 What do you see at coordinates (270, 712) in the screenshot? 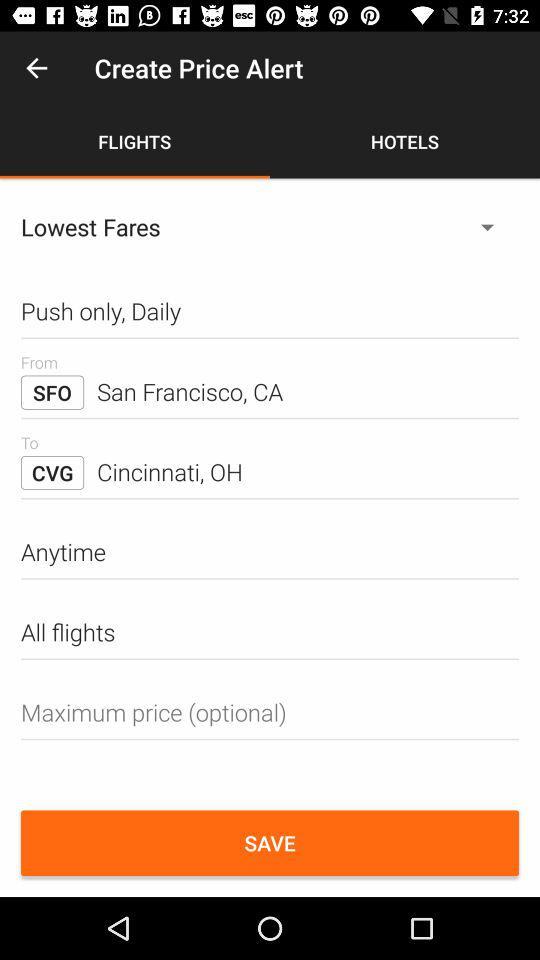
I see `click button` at bounding box center [270, 712].